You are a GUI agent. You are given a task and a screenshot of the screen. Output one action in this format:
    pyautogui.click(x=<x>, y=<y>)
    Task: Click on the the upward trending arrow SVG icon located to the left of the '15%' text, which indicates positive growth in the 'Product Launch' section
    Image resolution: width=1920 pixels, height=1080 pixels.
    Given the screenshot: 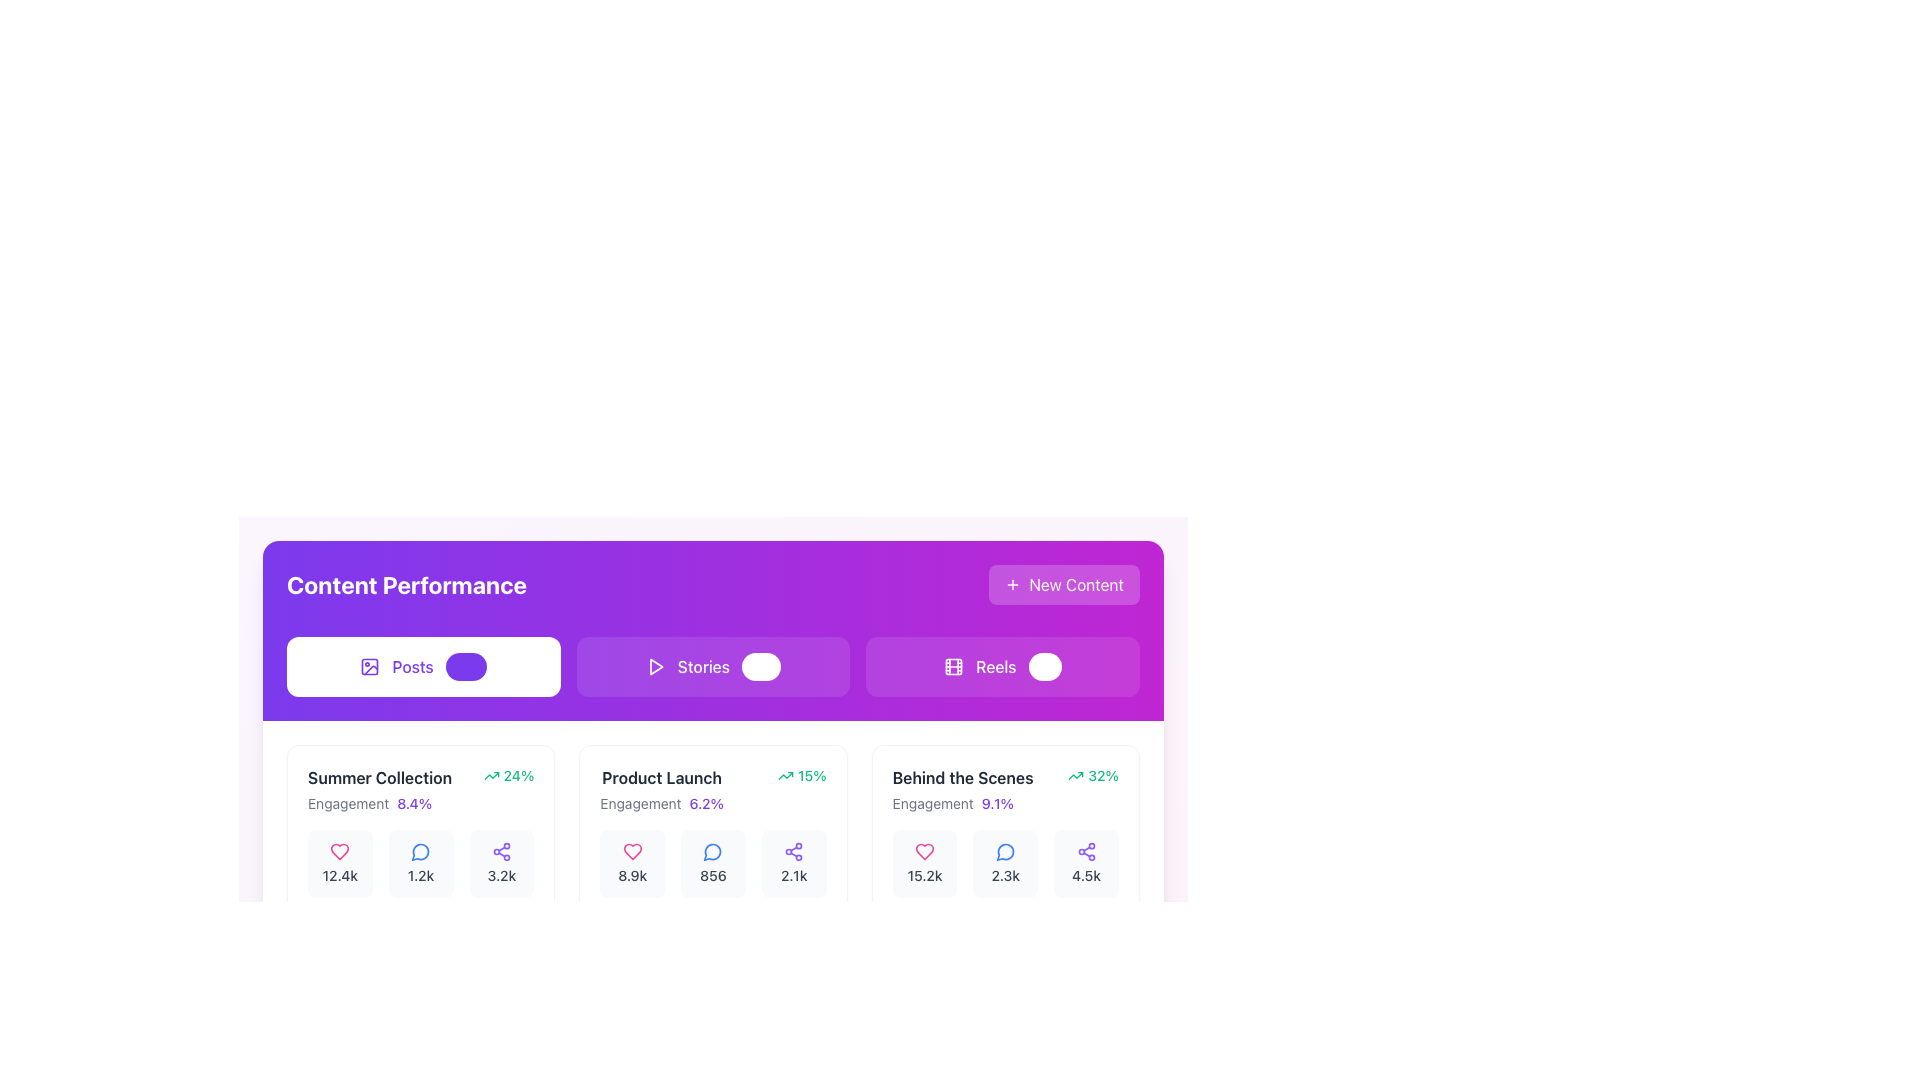 What is the action you would take?
    pyautogui.click(x=785, y=774)
    